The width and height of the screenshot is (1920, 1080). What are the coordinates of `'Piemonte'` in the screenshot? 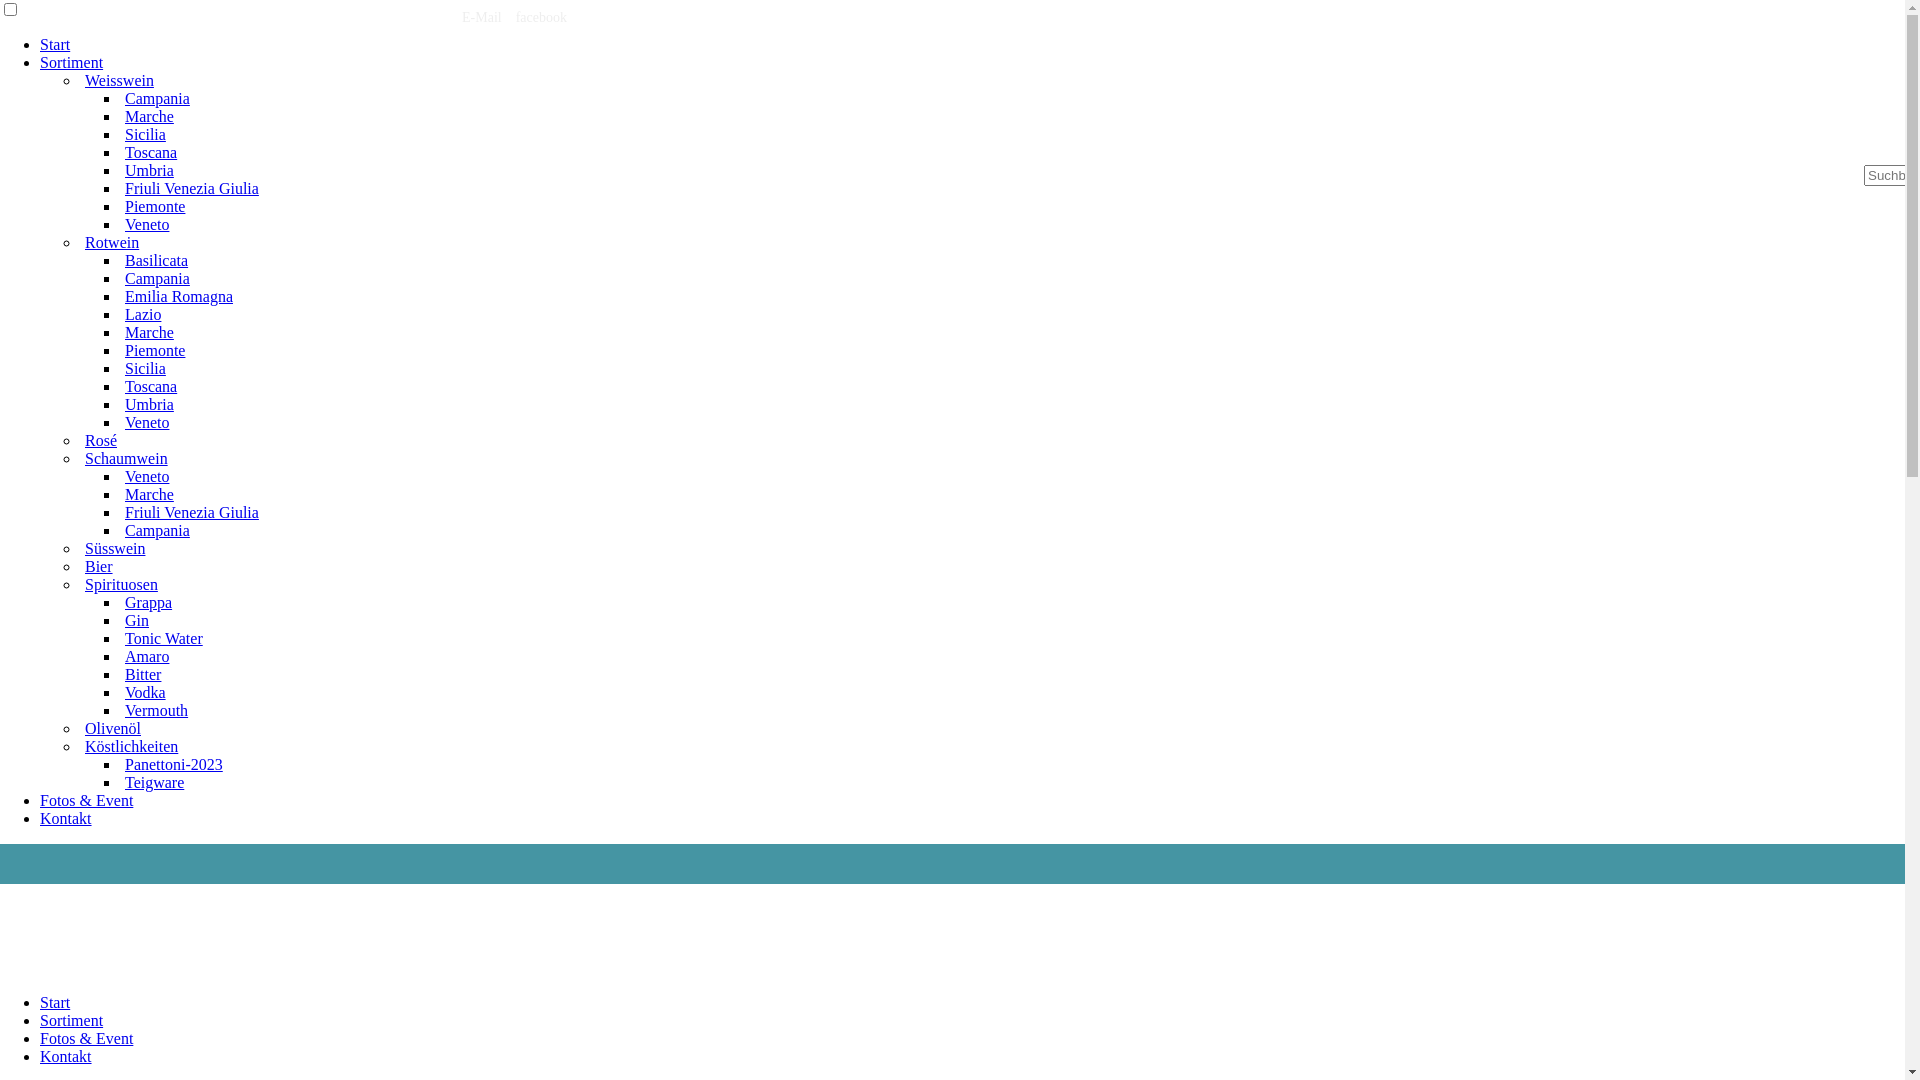 It's located at (153, 206).